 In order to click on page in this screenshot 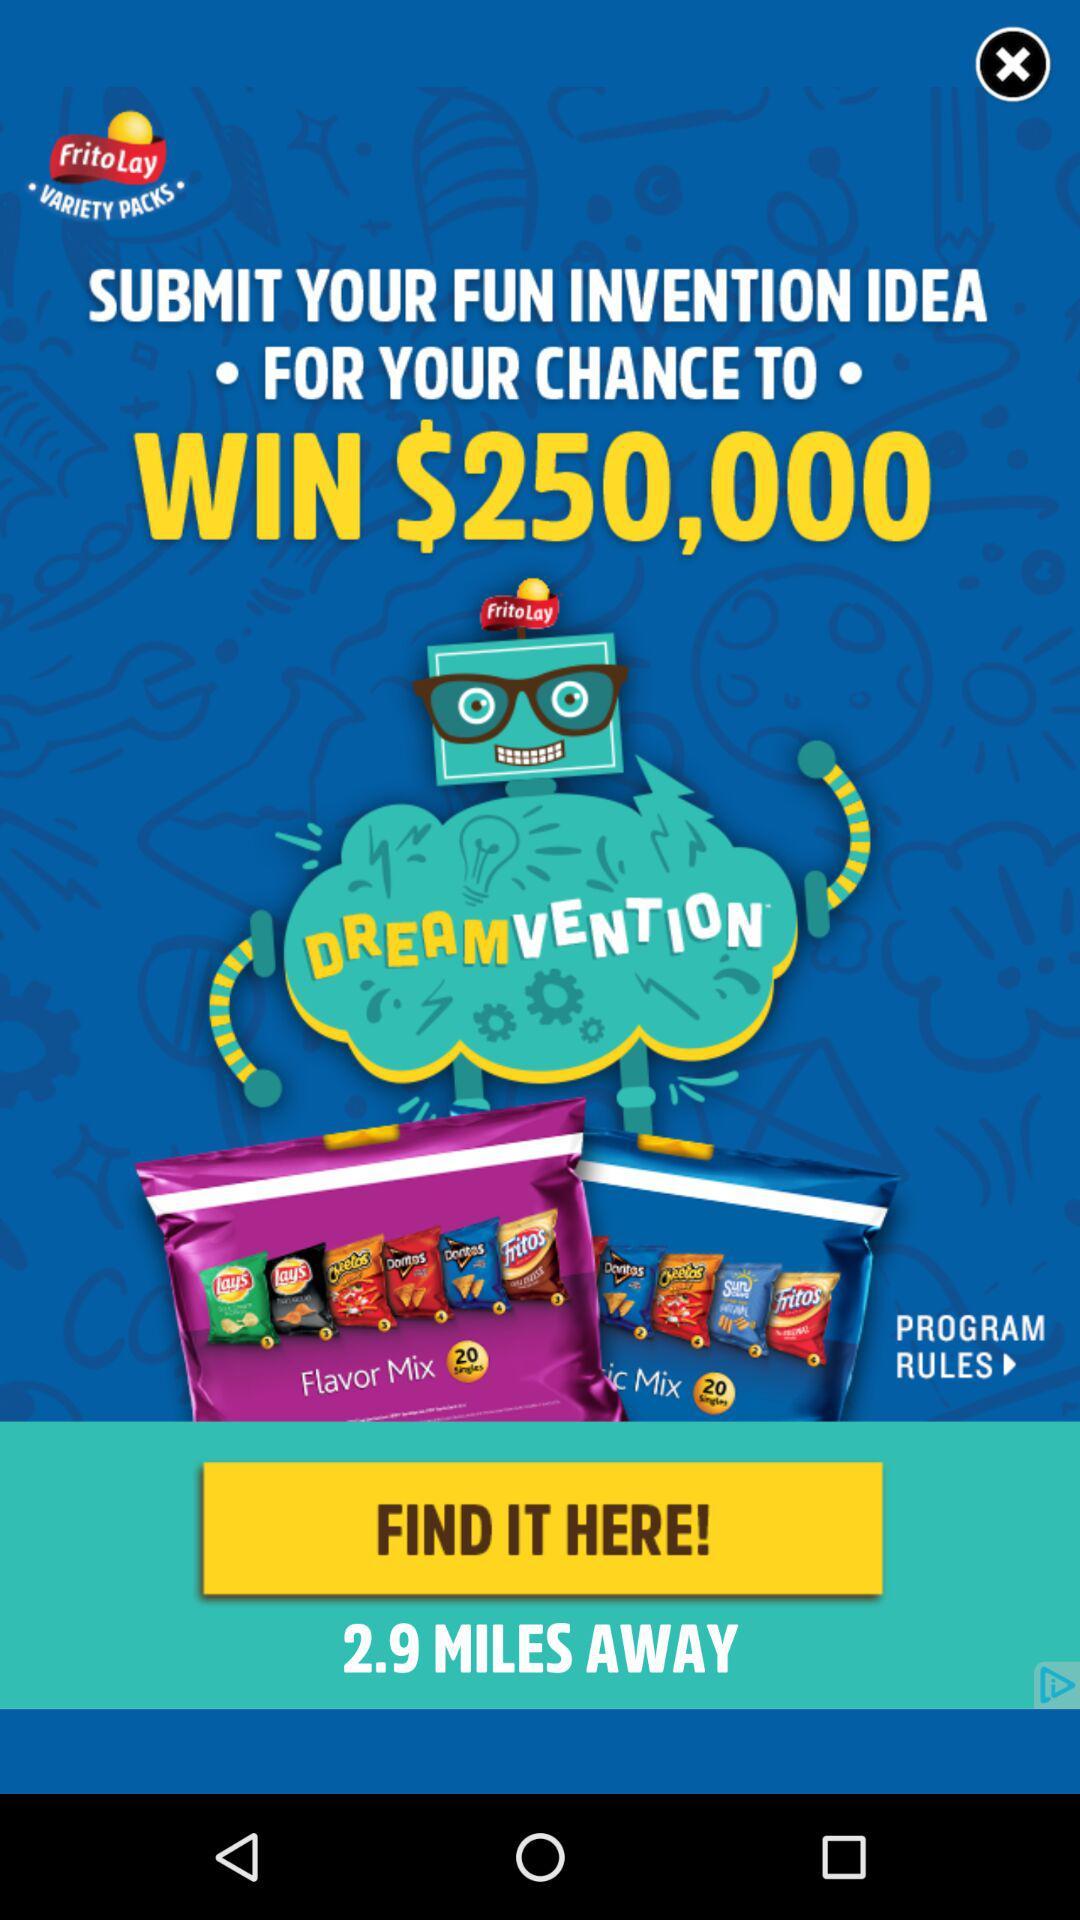, I will do `click(1014, 65)`.